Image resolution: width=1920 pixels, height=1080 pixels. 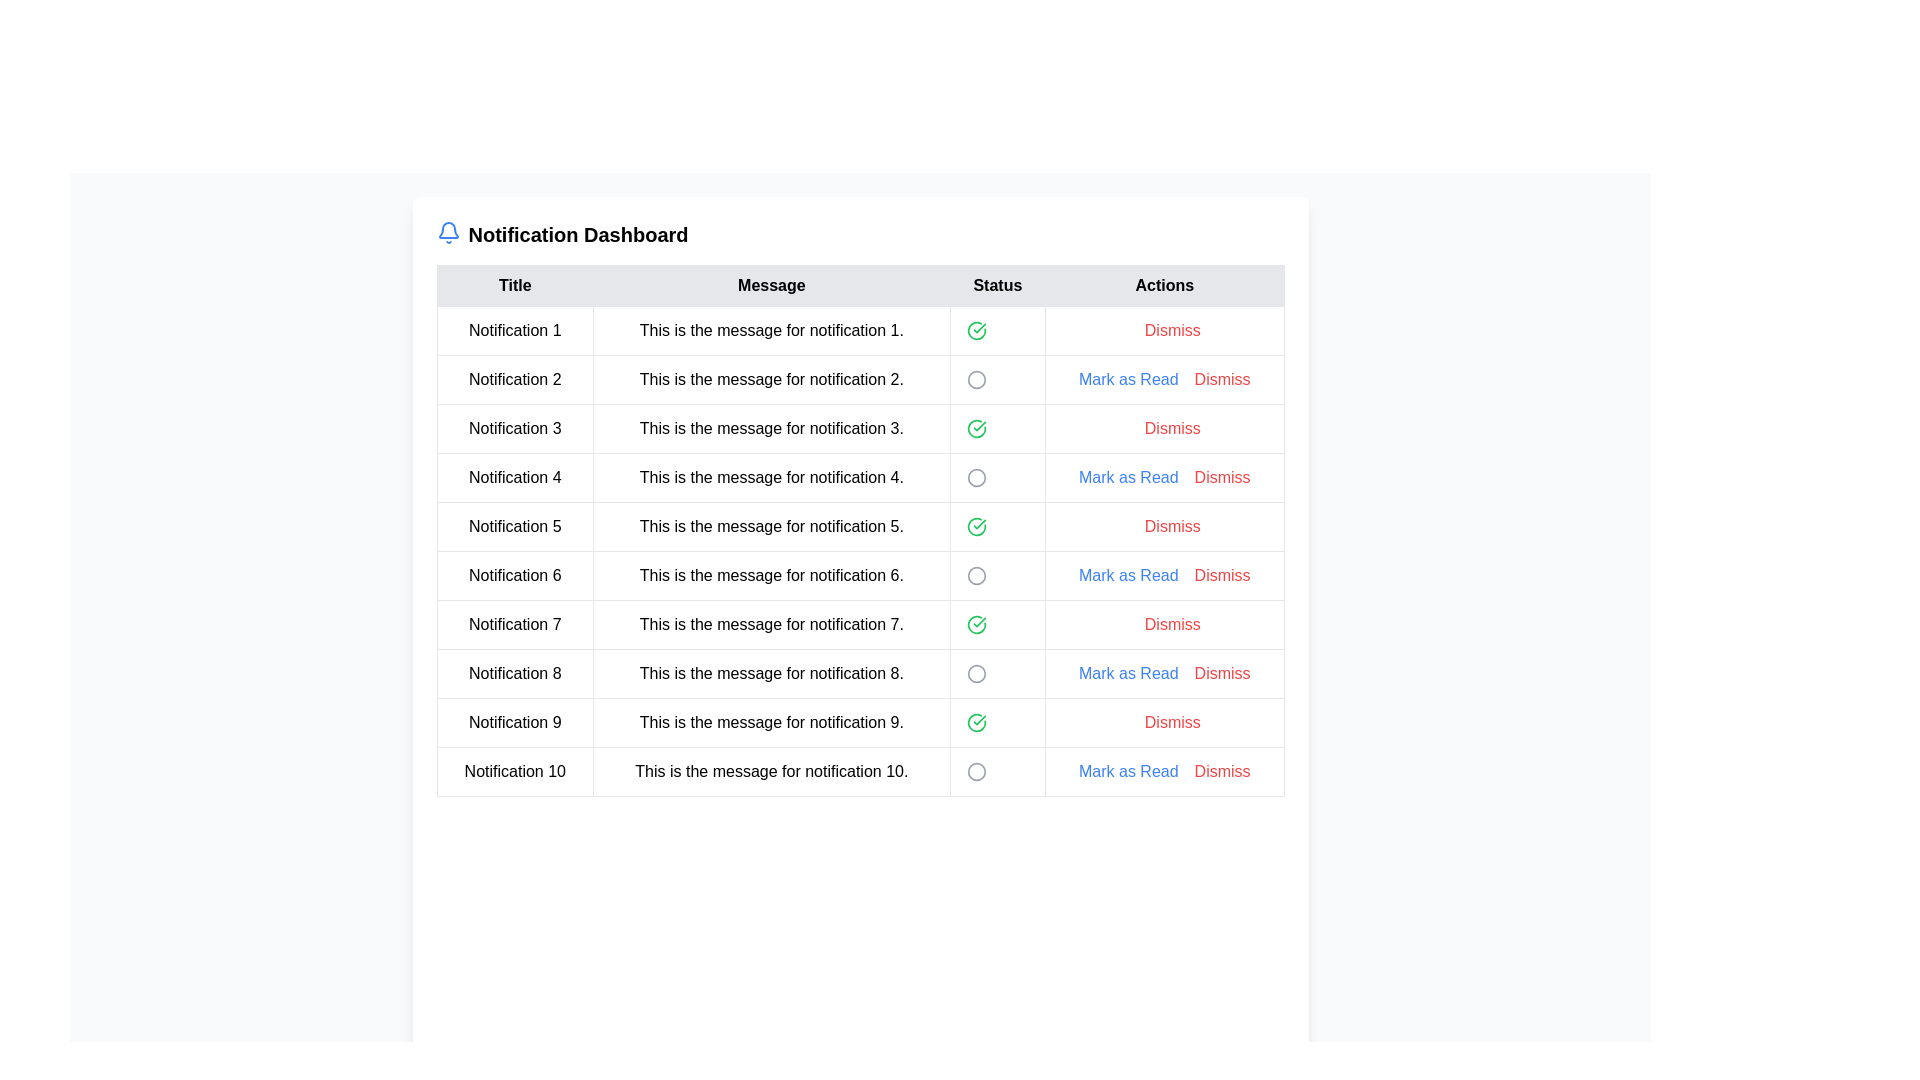 I want to click on the red-hyperlinked label with the text 'Dismiss', so click(x=1221, y=478).